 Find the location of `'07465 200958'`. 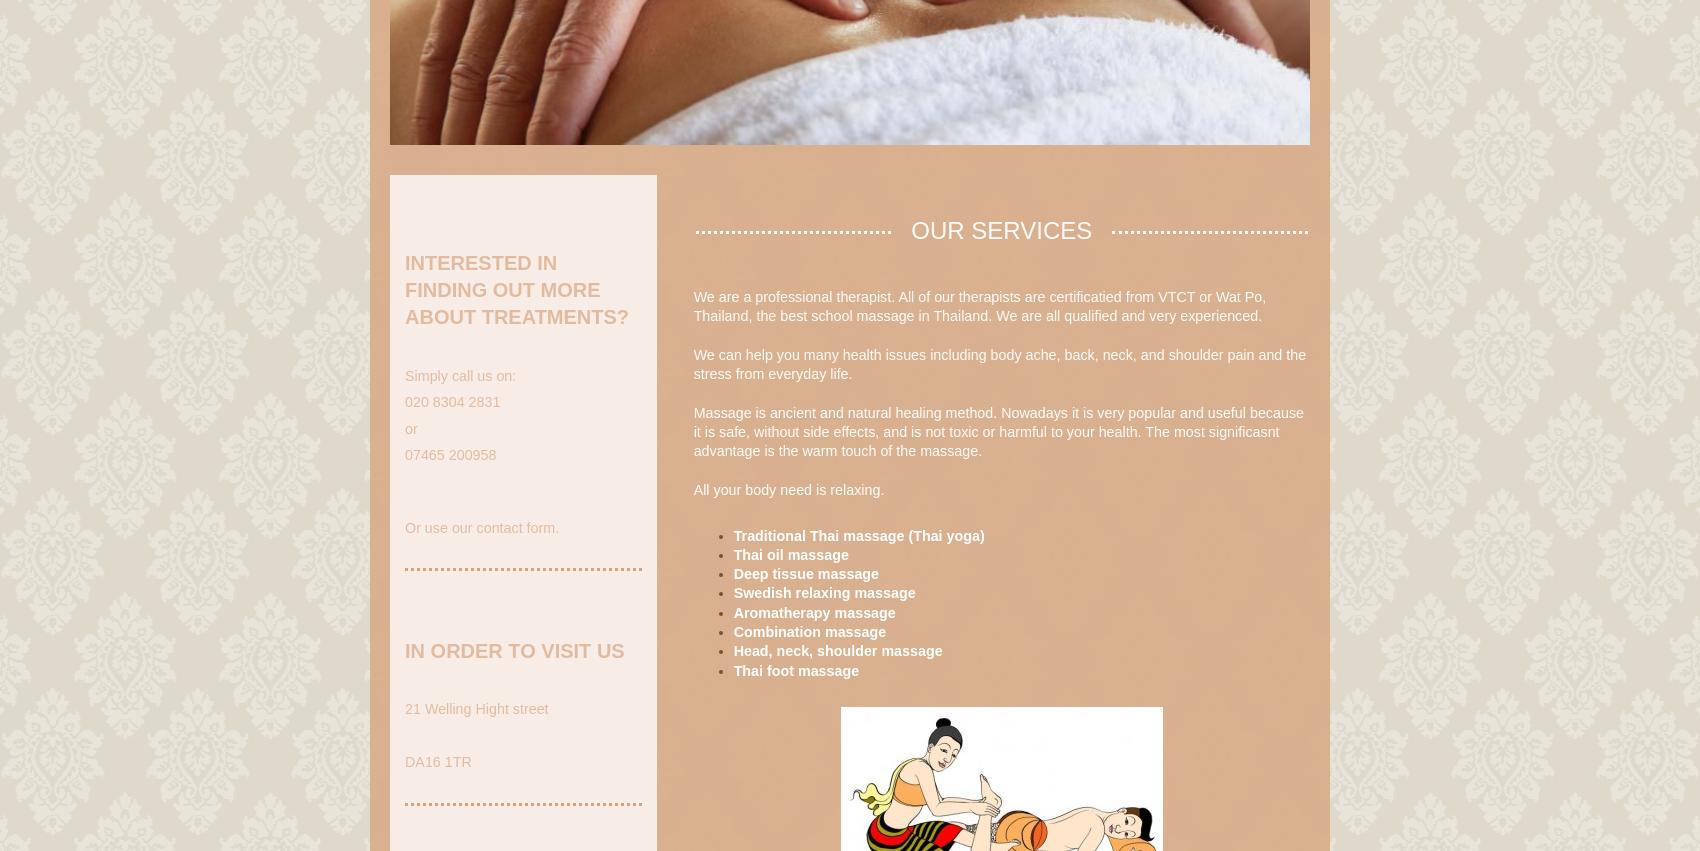

'07465 200958' is located at coordinates (450, 455).